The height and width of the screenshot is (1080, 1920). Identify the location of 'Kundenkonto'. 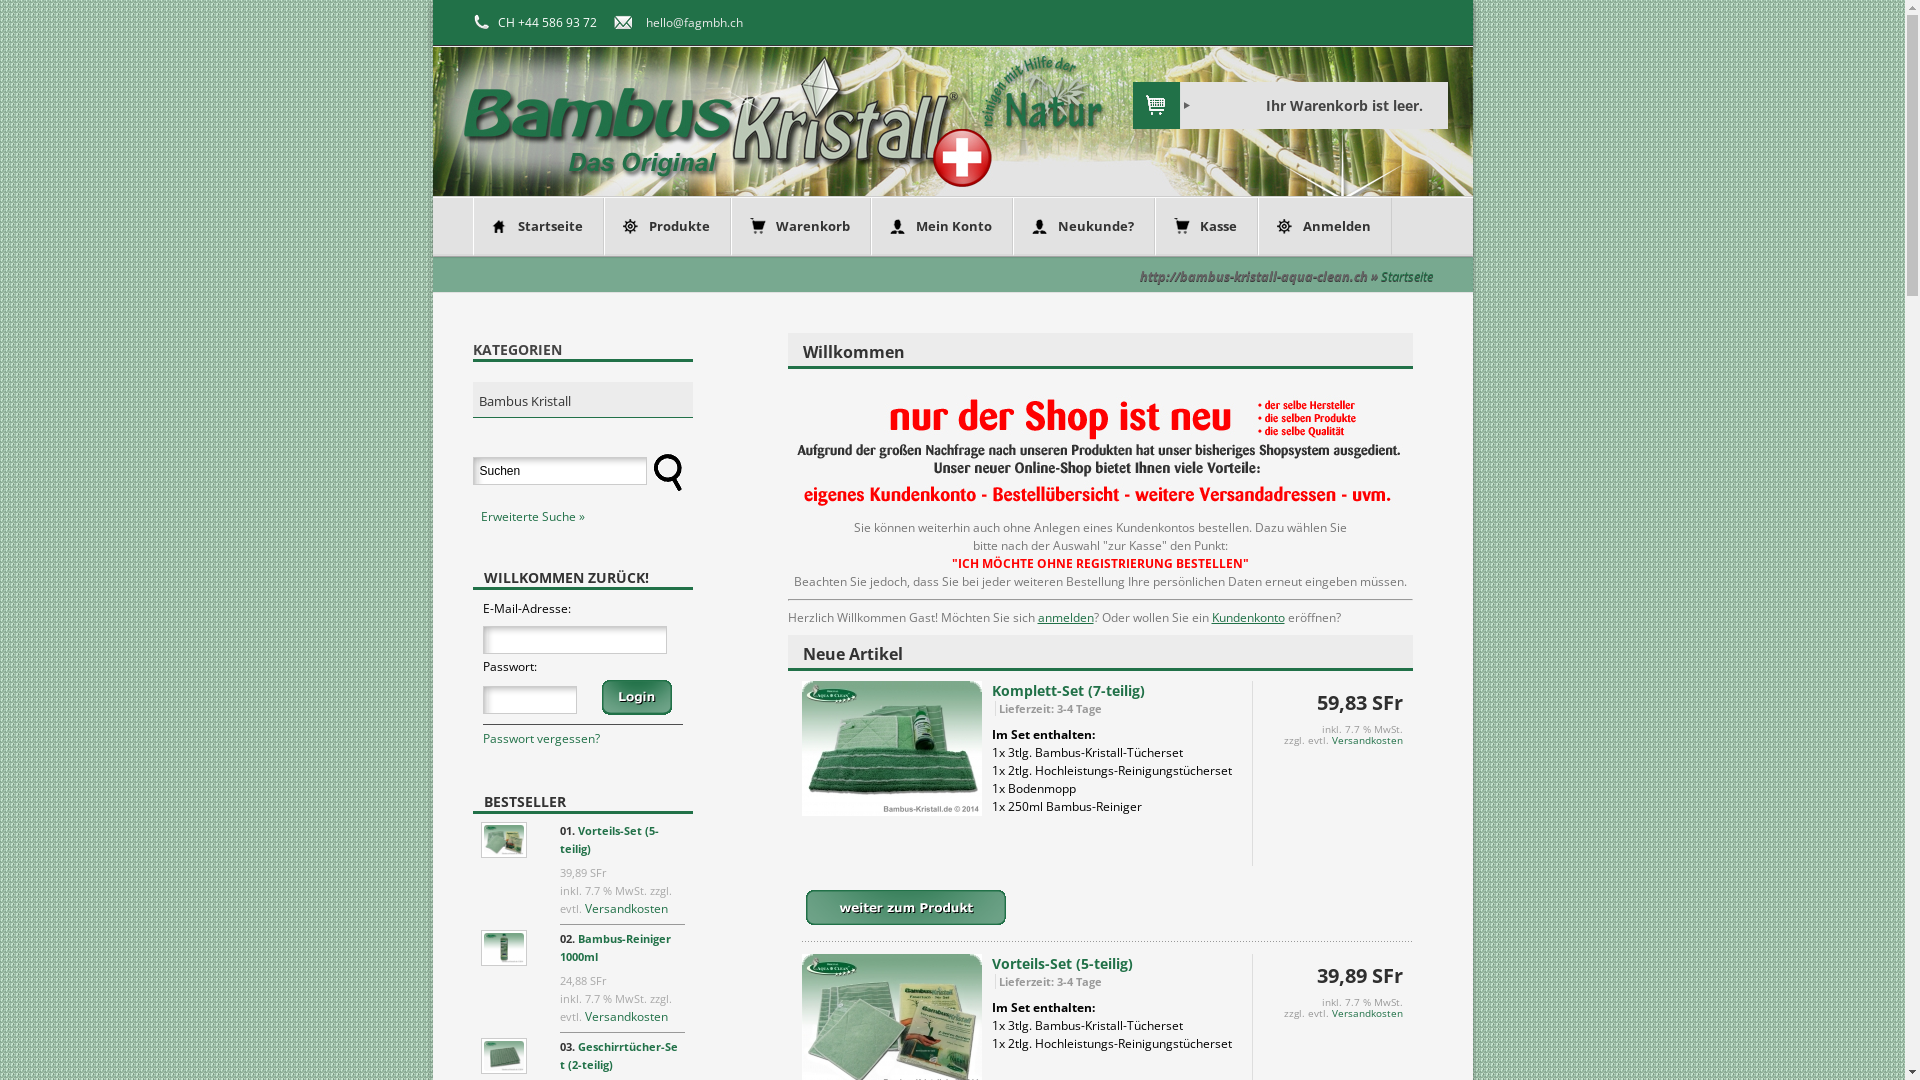
(1210, 616).